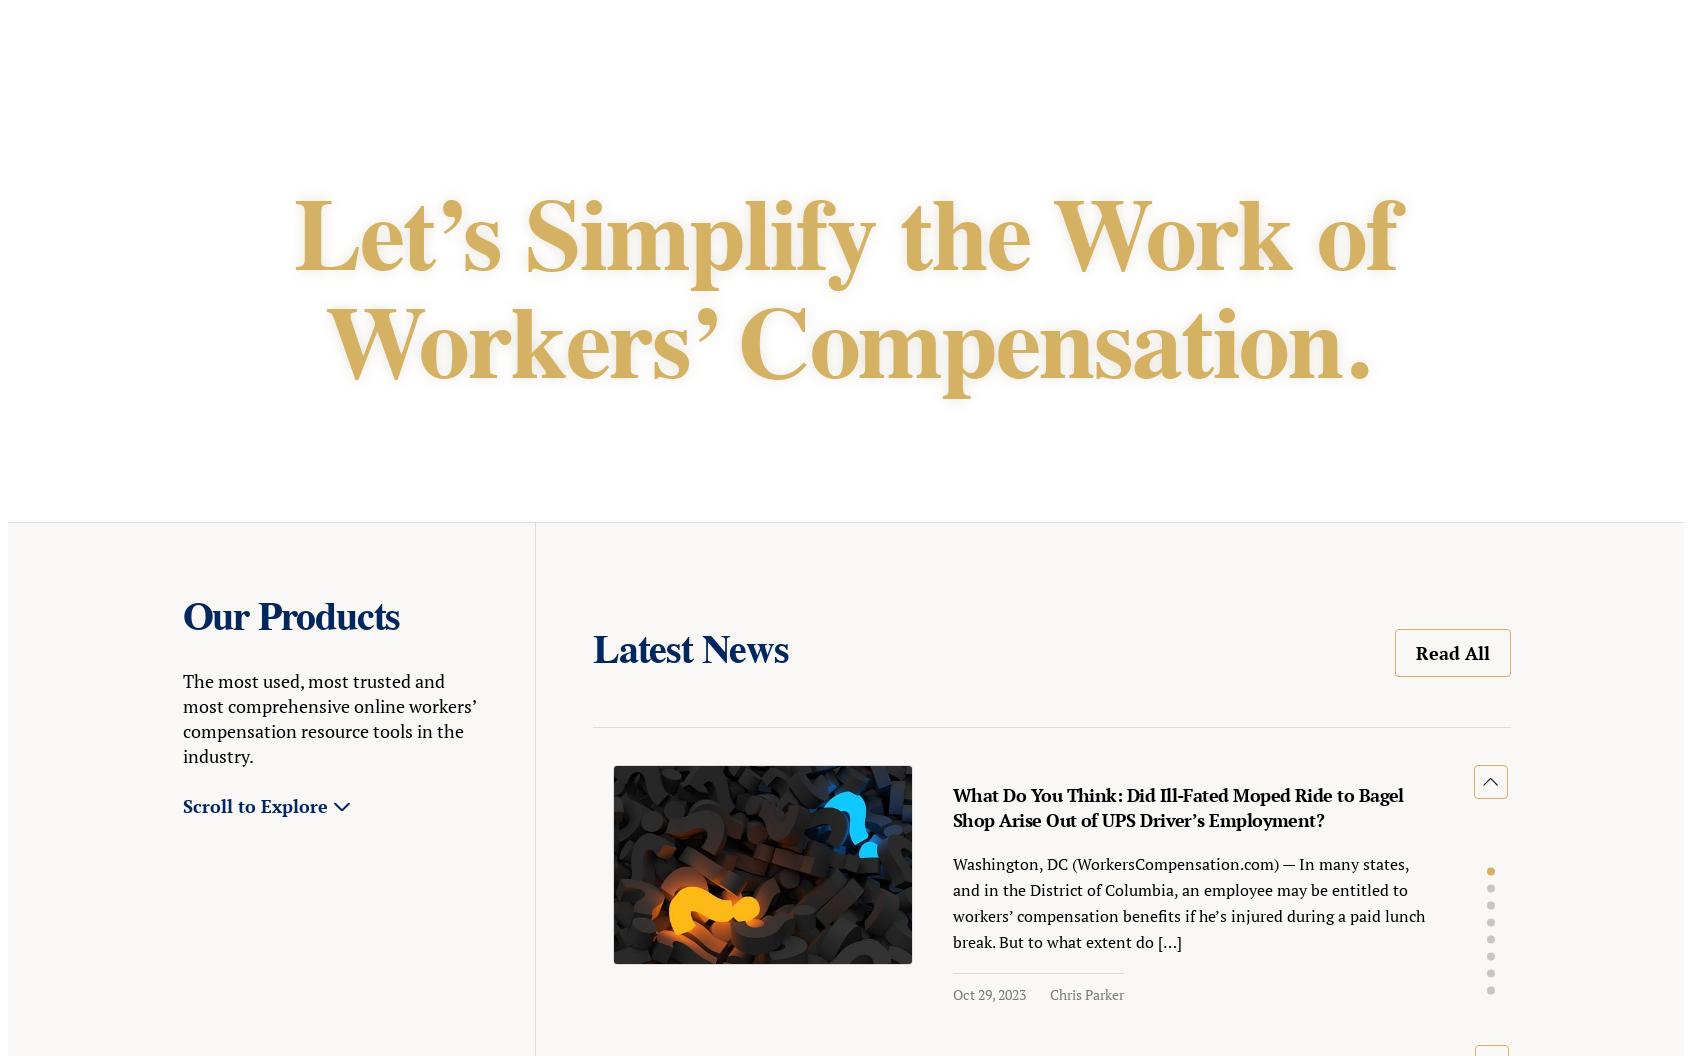 The width and height of the screenshot is (1692, 1056). Describe the element at coordinates (770, 629) in the screenshot. I see `'1 Florida CEU hours'` at that location.